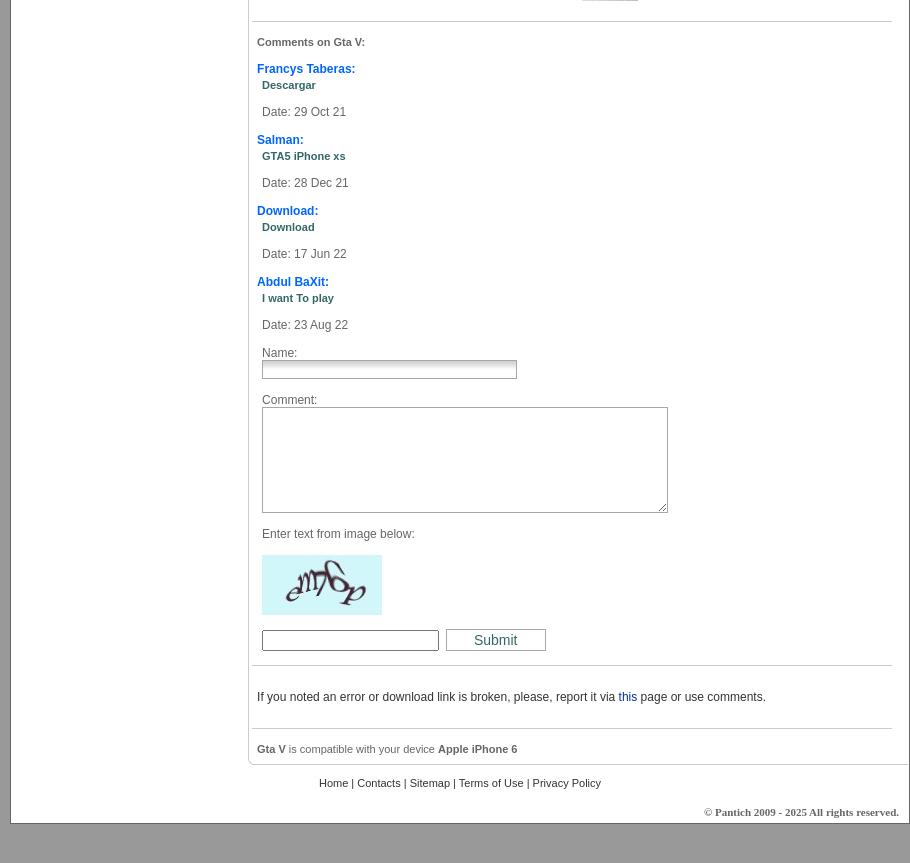  I want to click on 'this', so click(616, 696).